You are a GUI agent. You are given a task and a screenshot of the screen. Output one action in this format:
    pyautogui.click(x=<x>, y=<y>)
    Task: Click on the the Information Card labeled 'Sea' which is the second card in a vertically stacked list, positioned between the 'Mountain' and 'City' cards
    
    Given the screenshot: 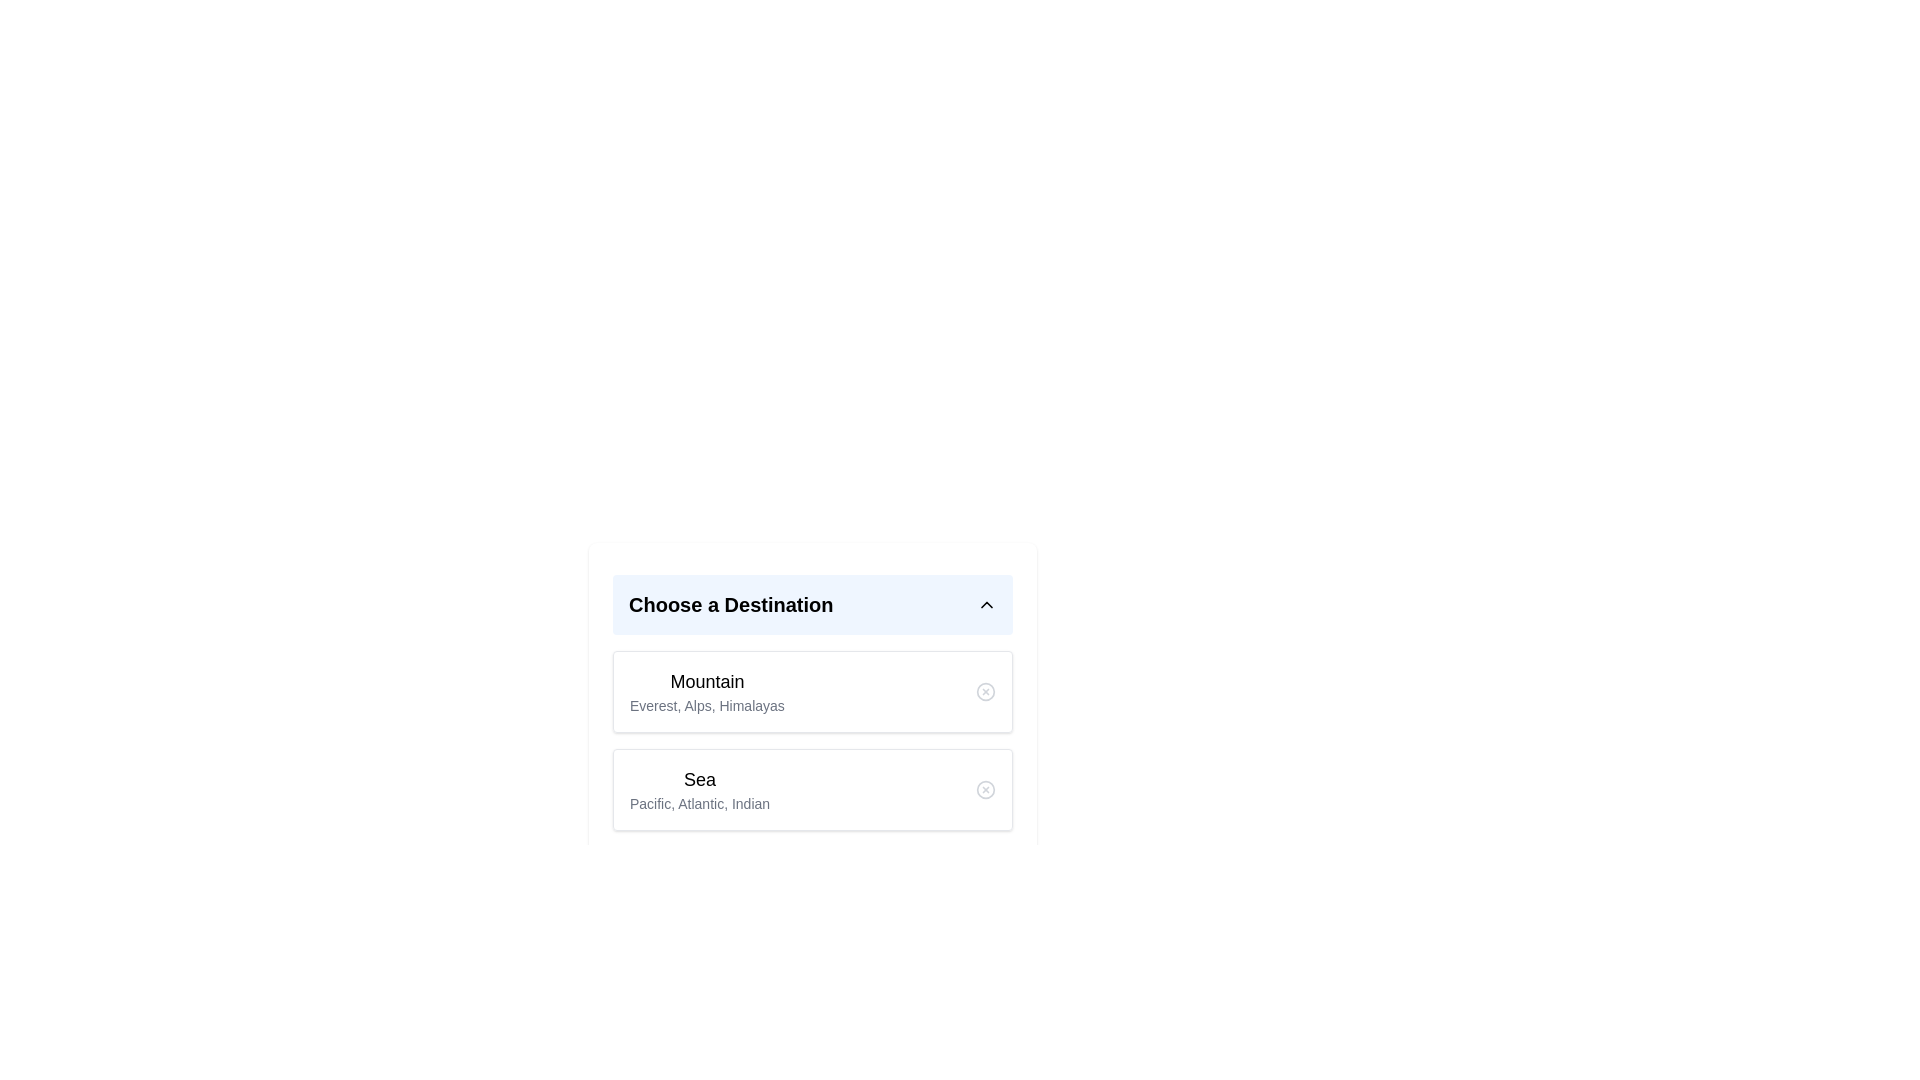 What is the action you would take?
    pyautogui.click(x=812, y=789)
    